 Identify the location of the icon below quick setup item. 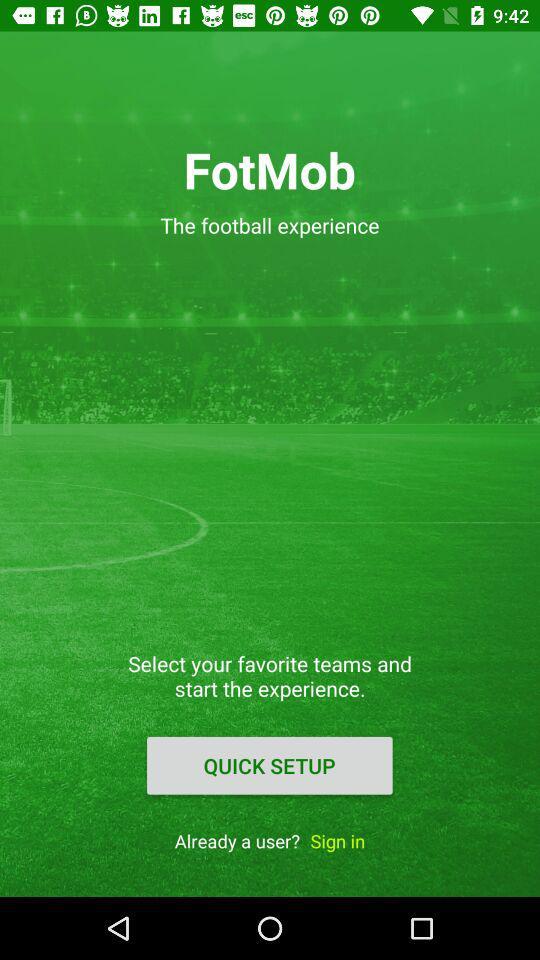
(337, 840).